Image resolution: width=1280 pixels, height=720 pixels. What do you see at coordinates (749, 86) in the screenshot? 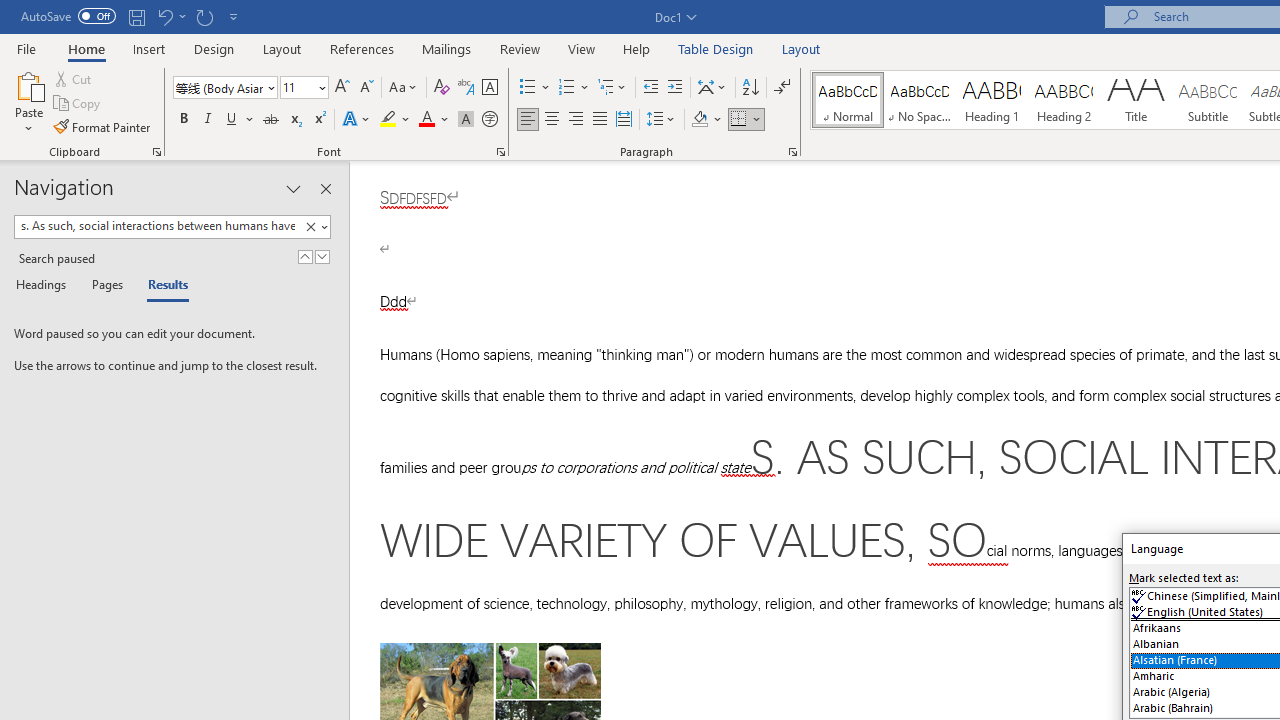
I see `'Sort...'` at bounding box center [749, 86].